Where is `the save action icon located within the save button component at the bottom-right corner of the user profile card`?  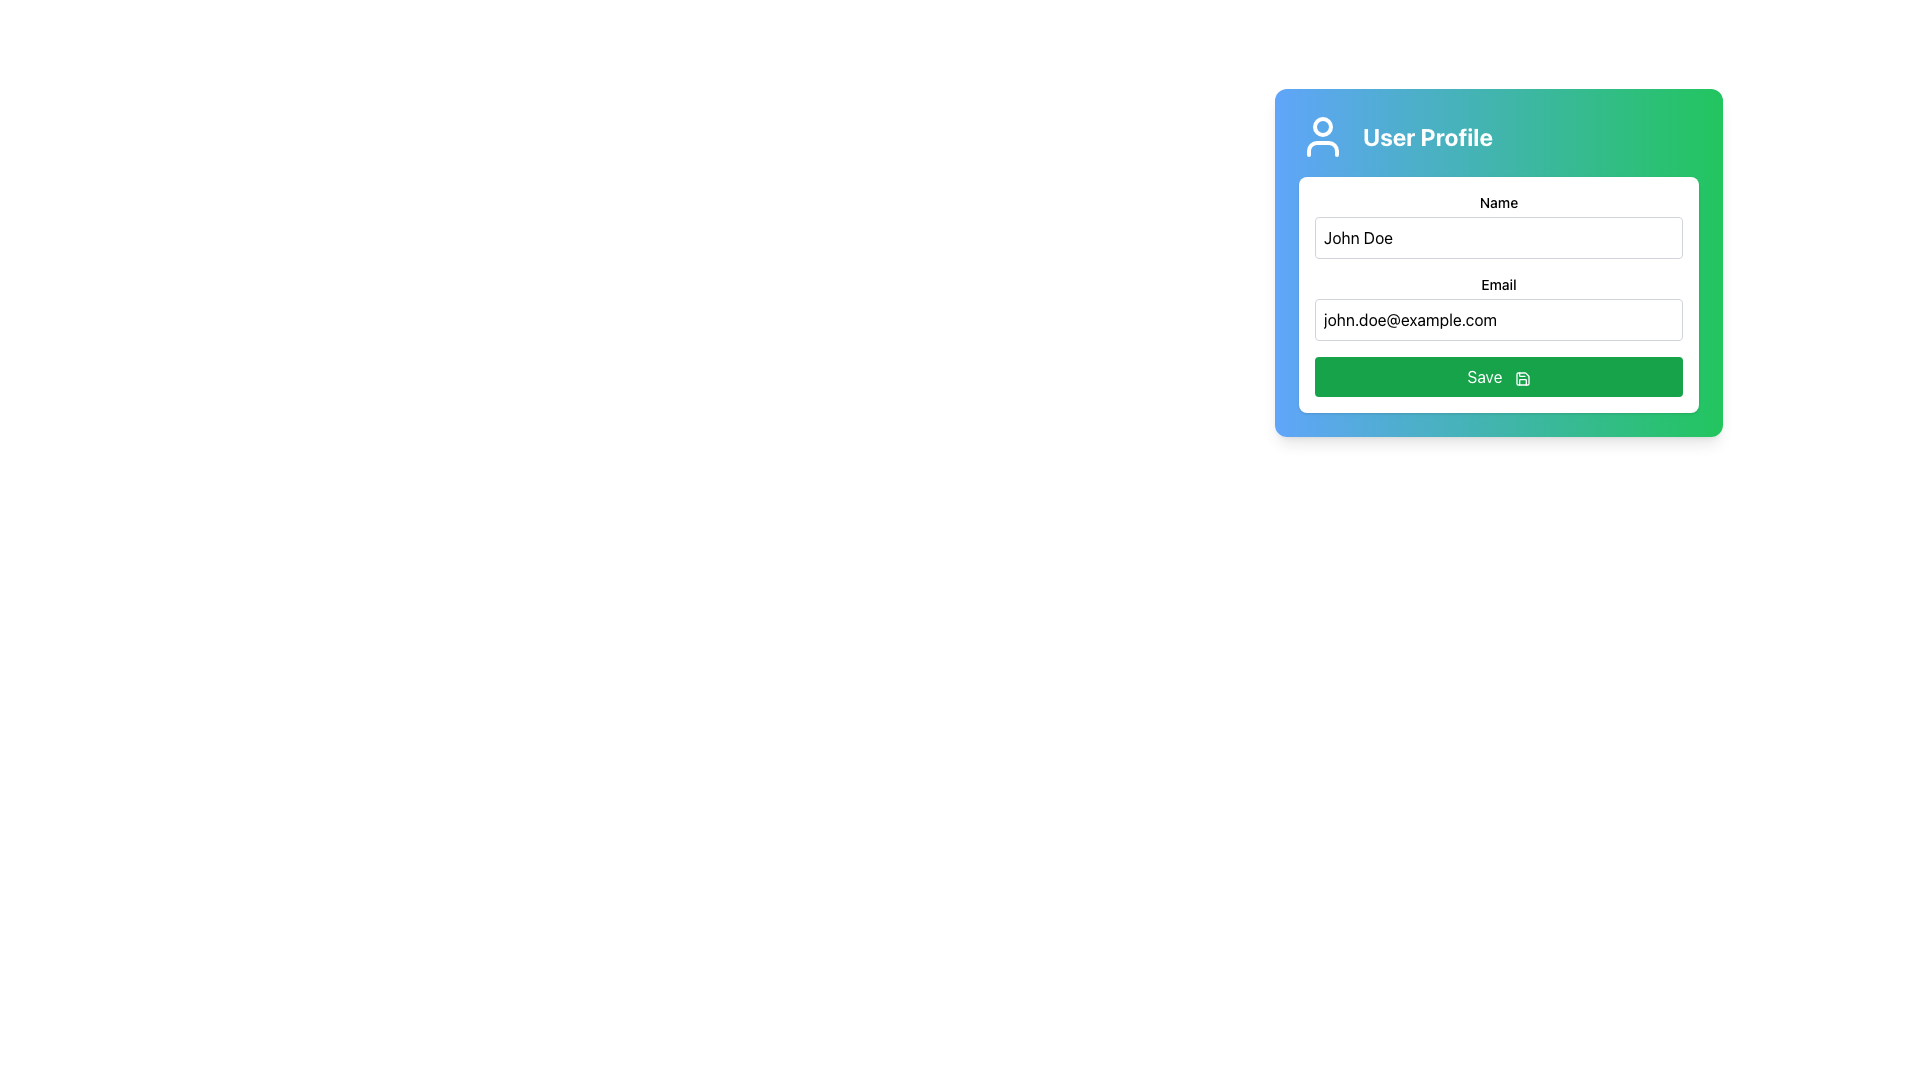 the save action icon located within the save button component at the bottom-right corner of the user profile card is located at coordinates (1521, 378).